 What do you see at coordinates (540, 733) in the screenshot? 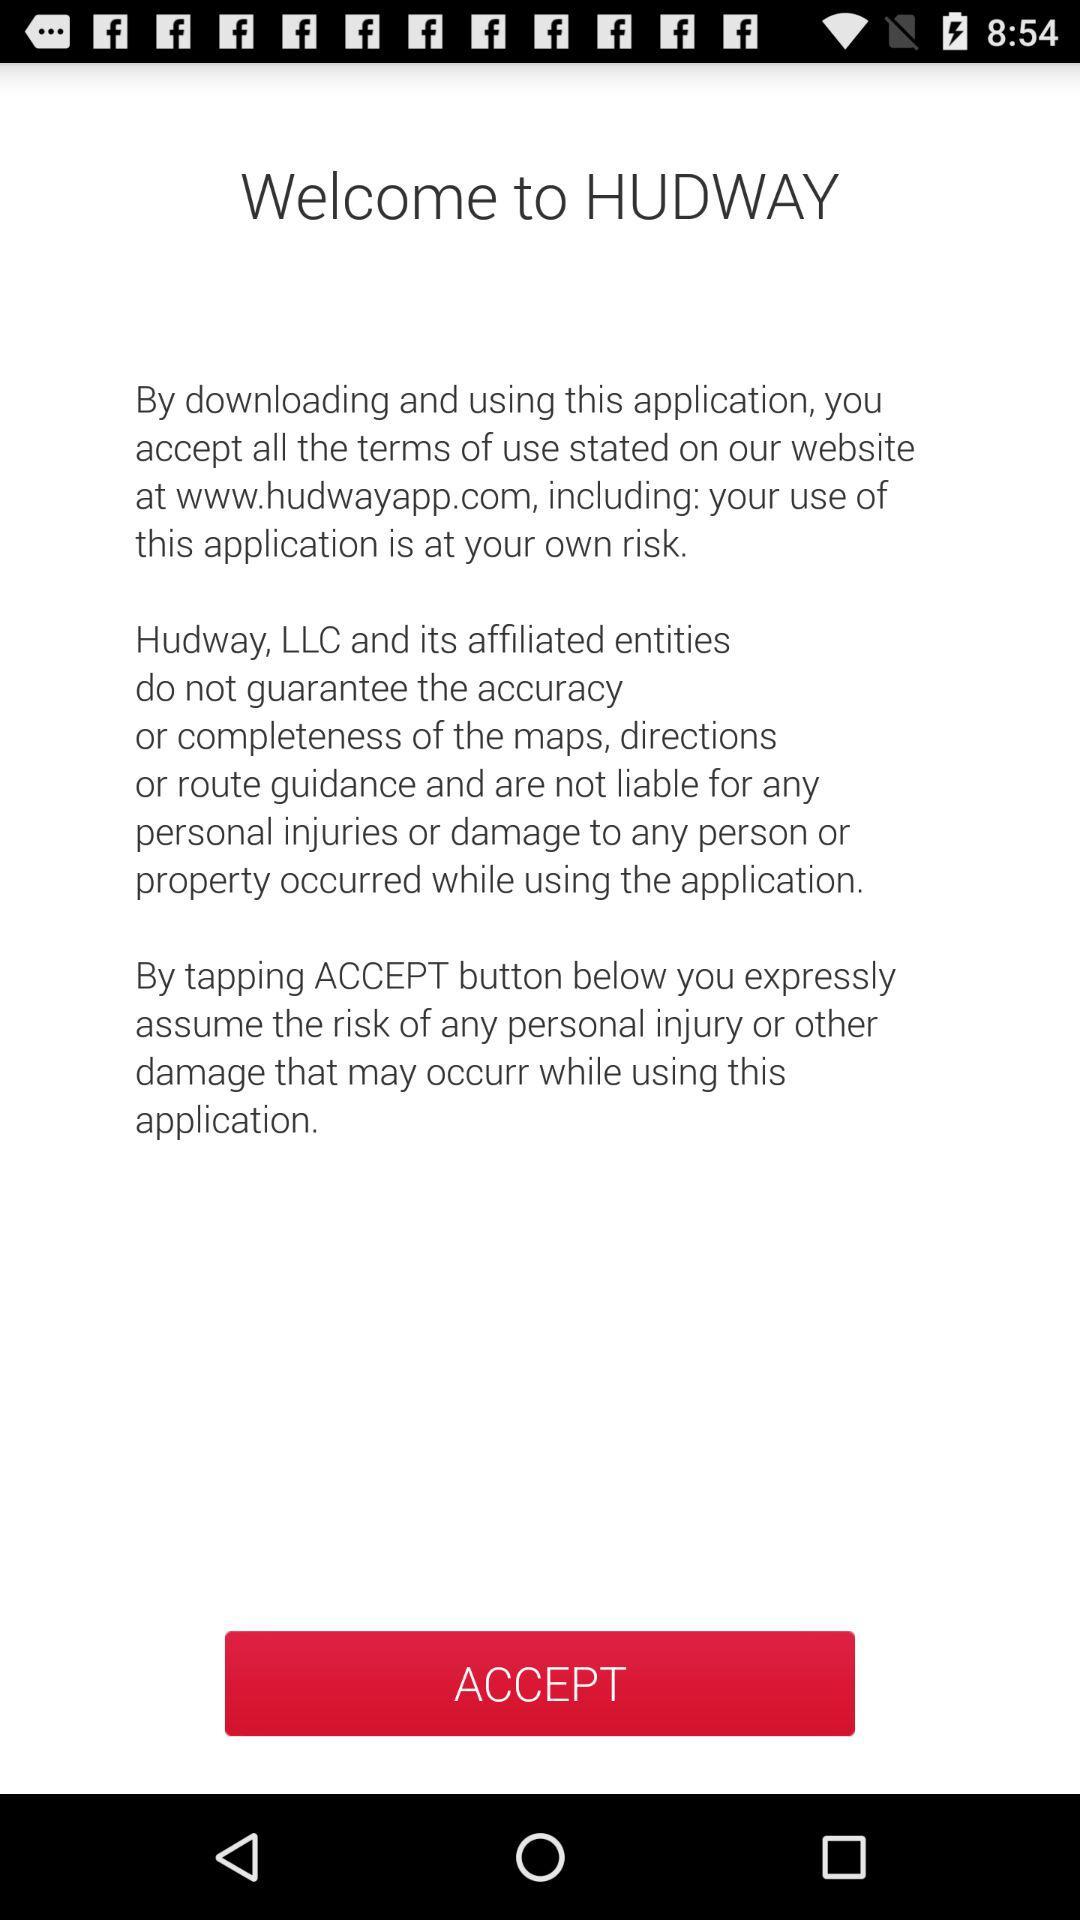
I see `the item below the welcome to hudway icon` at bounding box center [540, 733].